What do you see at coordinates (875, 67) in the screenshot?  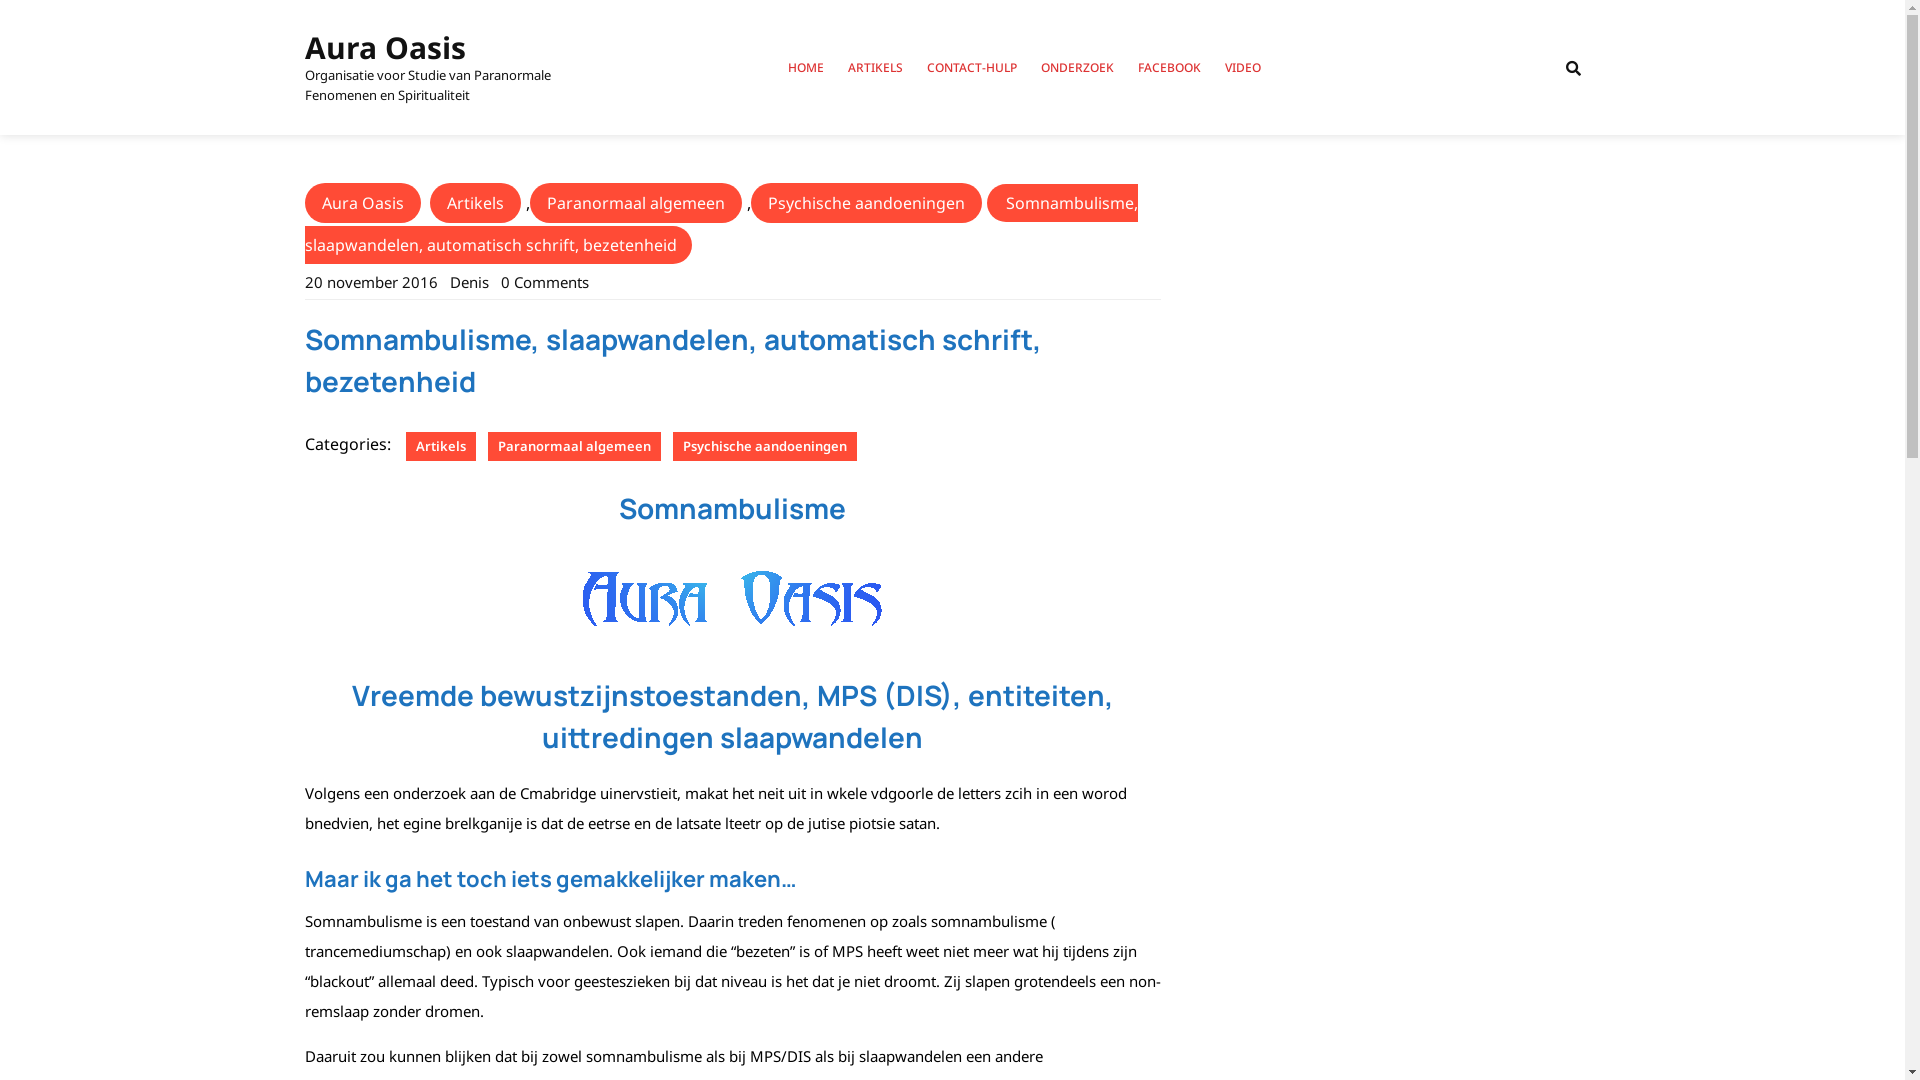 I see `'ARTIKELS'` at bounding box center [875, 67].